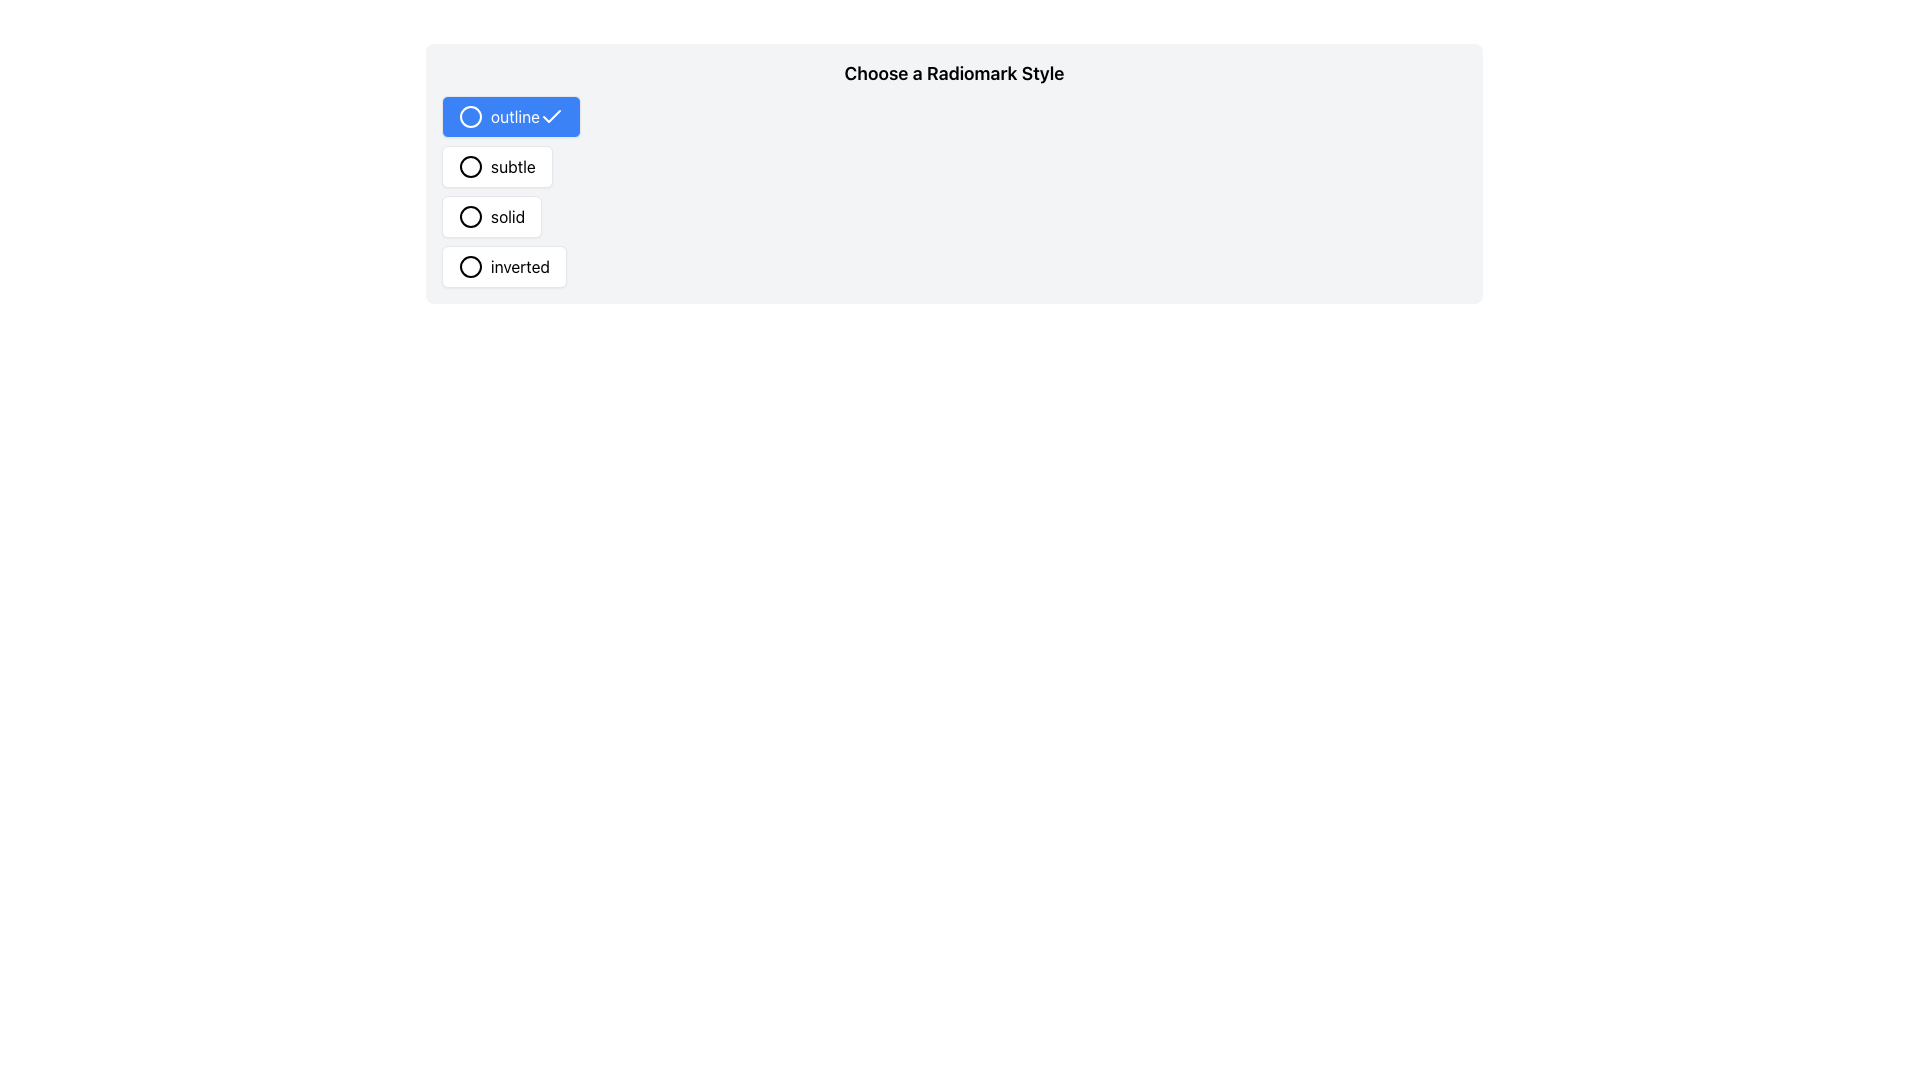  I want to click on the second selectable button in the list under 'Choose a Radiomark Style', so click(497, 165).